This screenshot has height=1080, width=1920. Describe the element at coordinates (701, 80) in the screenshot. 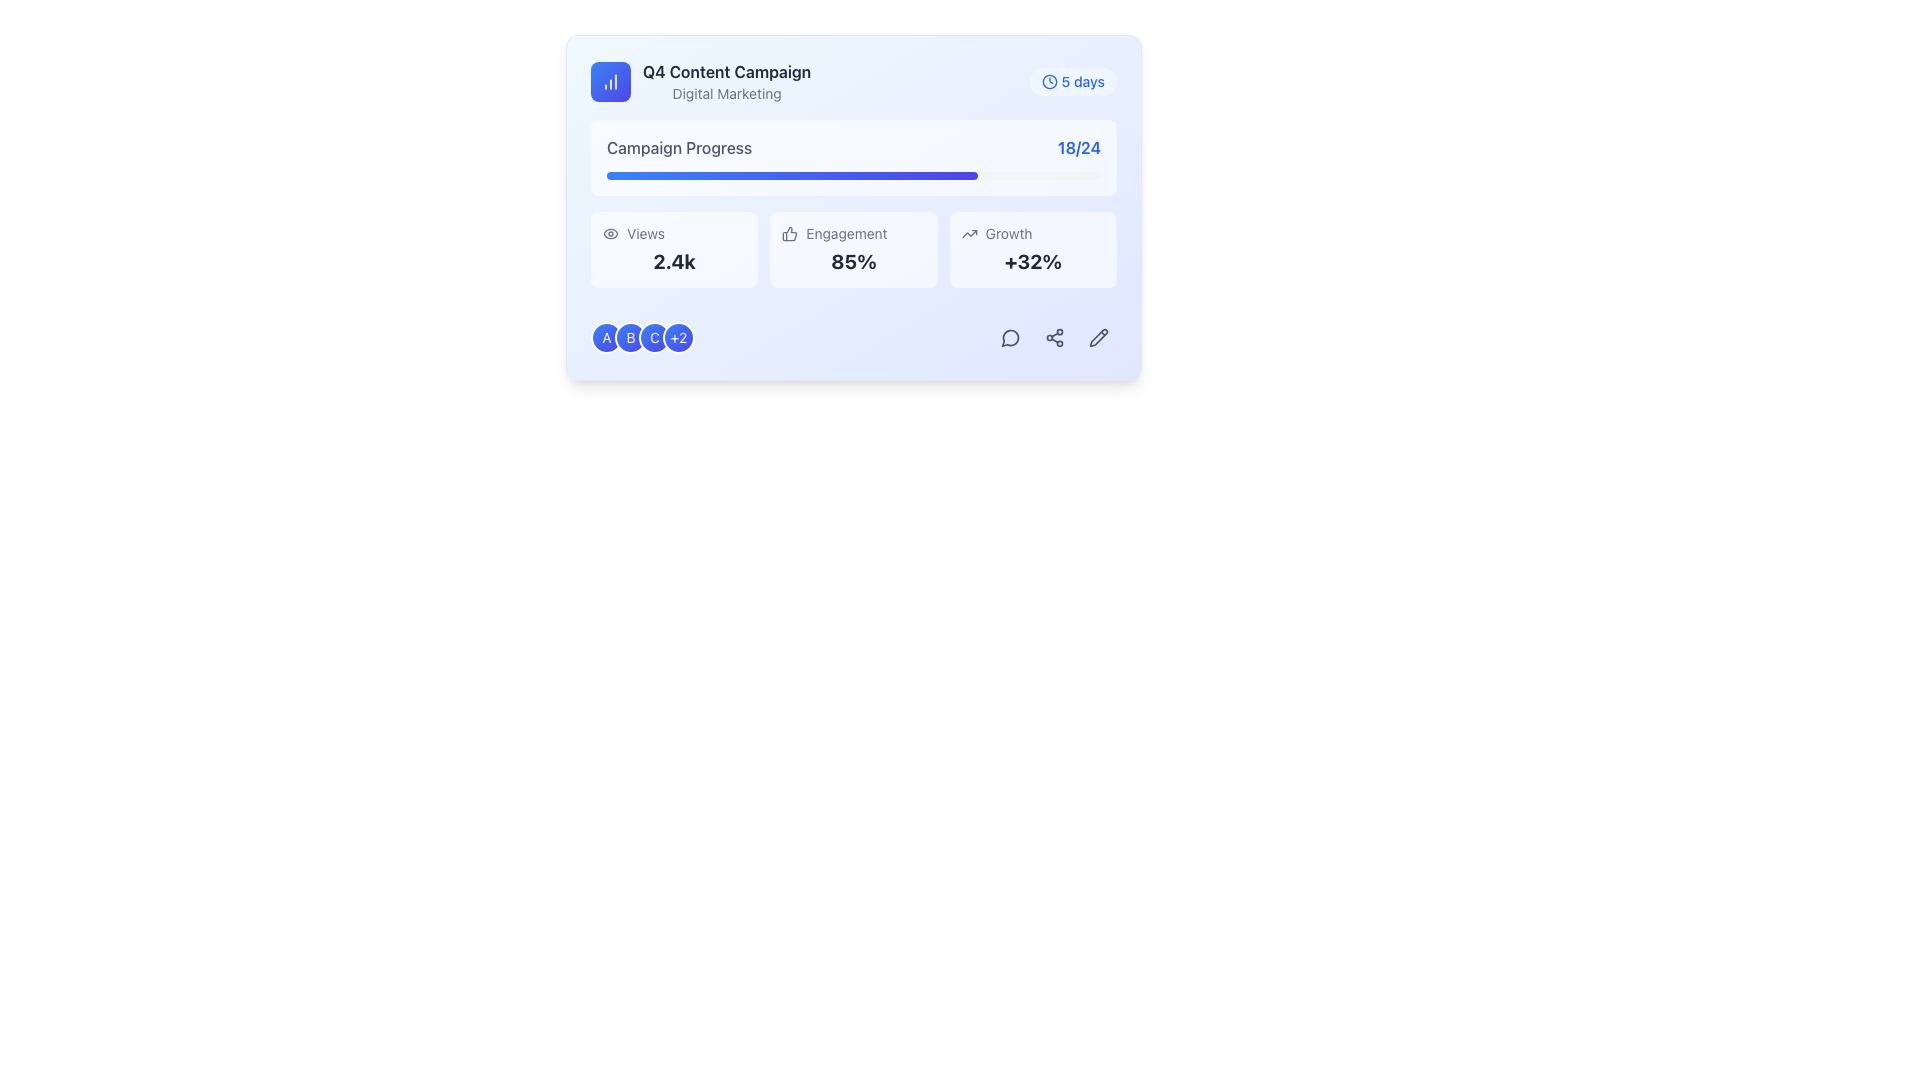

I see `the composite informational element with the text 'Q4 Content Campaign' and the chart icon` at that location.